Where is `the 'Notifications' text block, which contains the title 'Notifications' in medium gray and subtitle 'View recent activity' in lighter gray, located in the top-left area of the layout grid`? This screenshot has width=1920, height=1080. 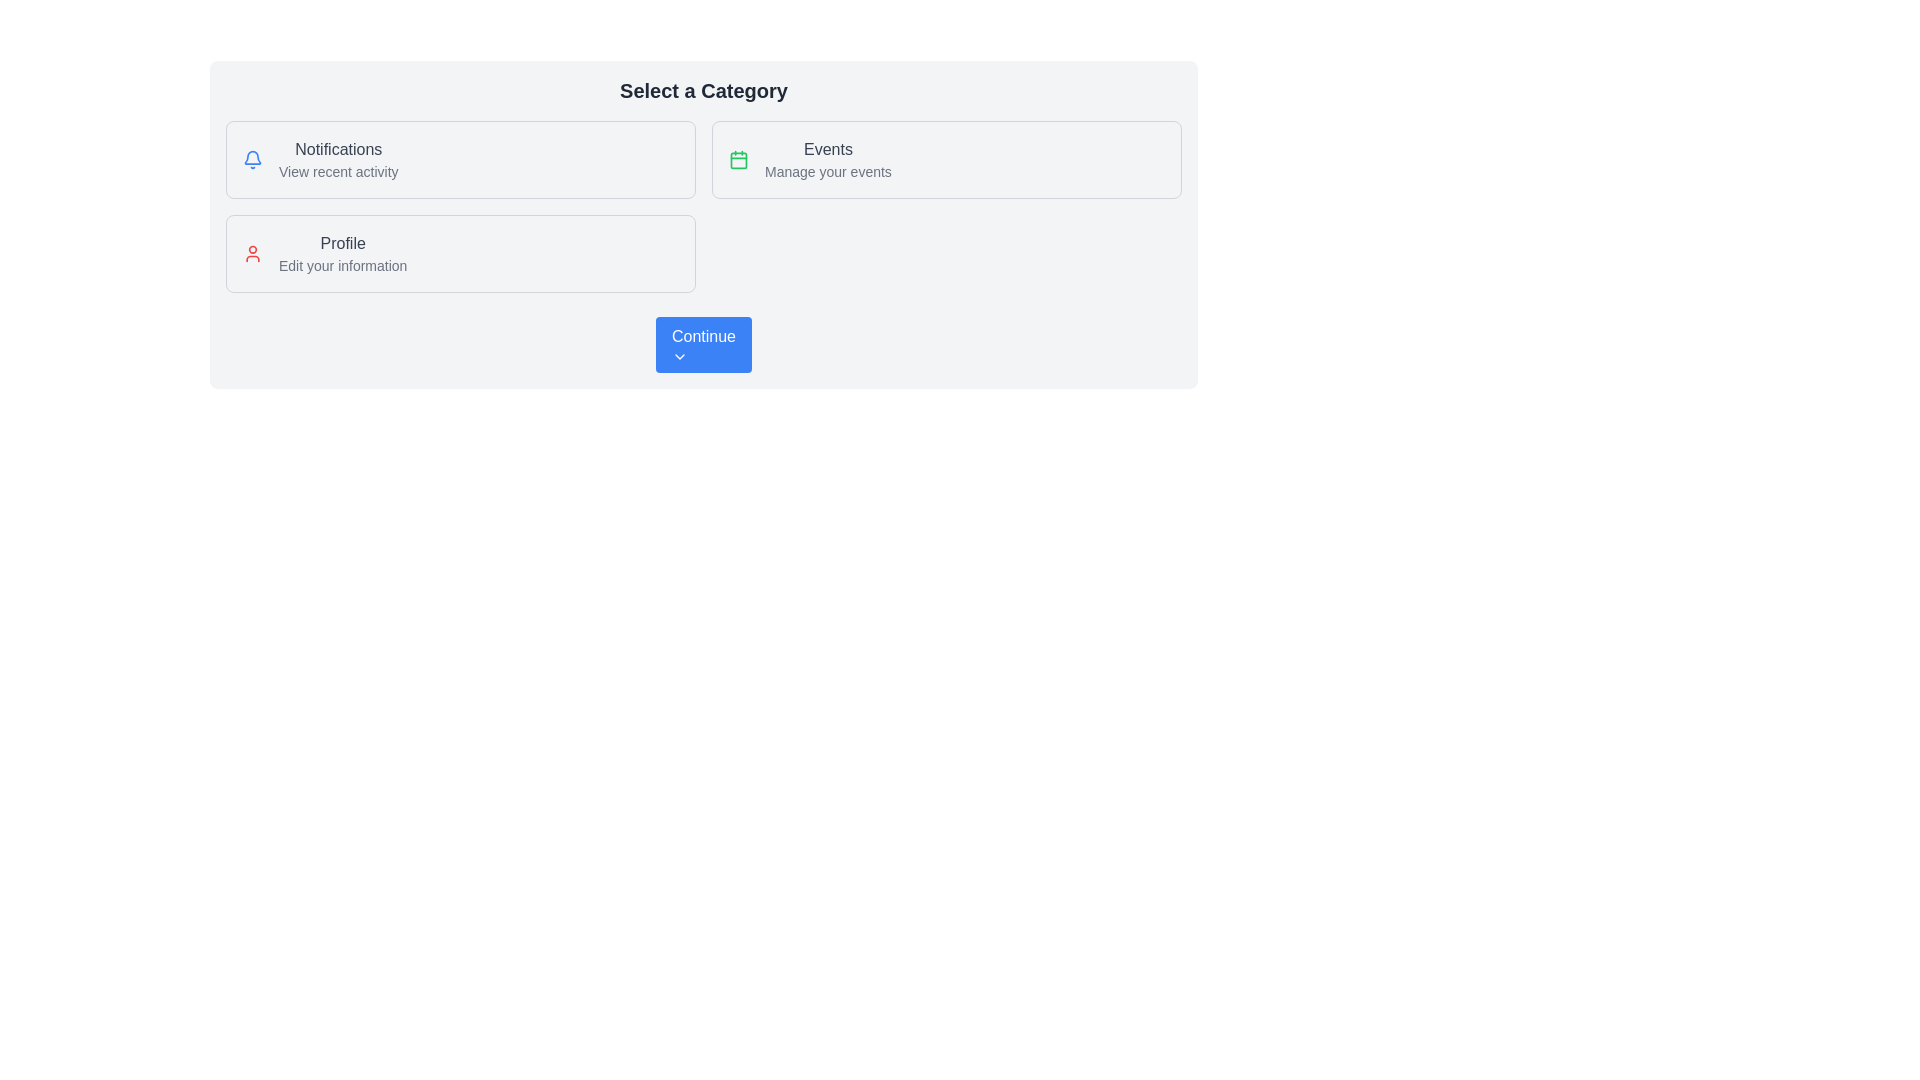 the 'Notifications' text block, which contains the title 'Notifications' in medium gray and subtitle 'View recent activity' in lighter gray, located in the top-left area of the layout grid is located at coordinates (338, 158).